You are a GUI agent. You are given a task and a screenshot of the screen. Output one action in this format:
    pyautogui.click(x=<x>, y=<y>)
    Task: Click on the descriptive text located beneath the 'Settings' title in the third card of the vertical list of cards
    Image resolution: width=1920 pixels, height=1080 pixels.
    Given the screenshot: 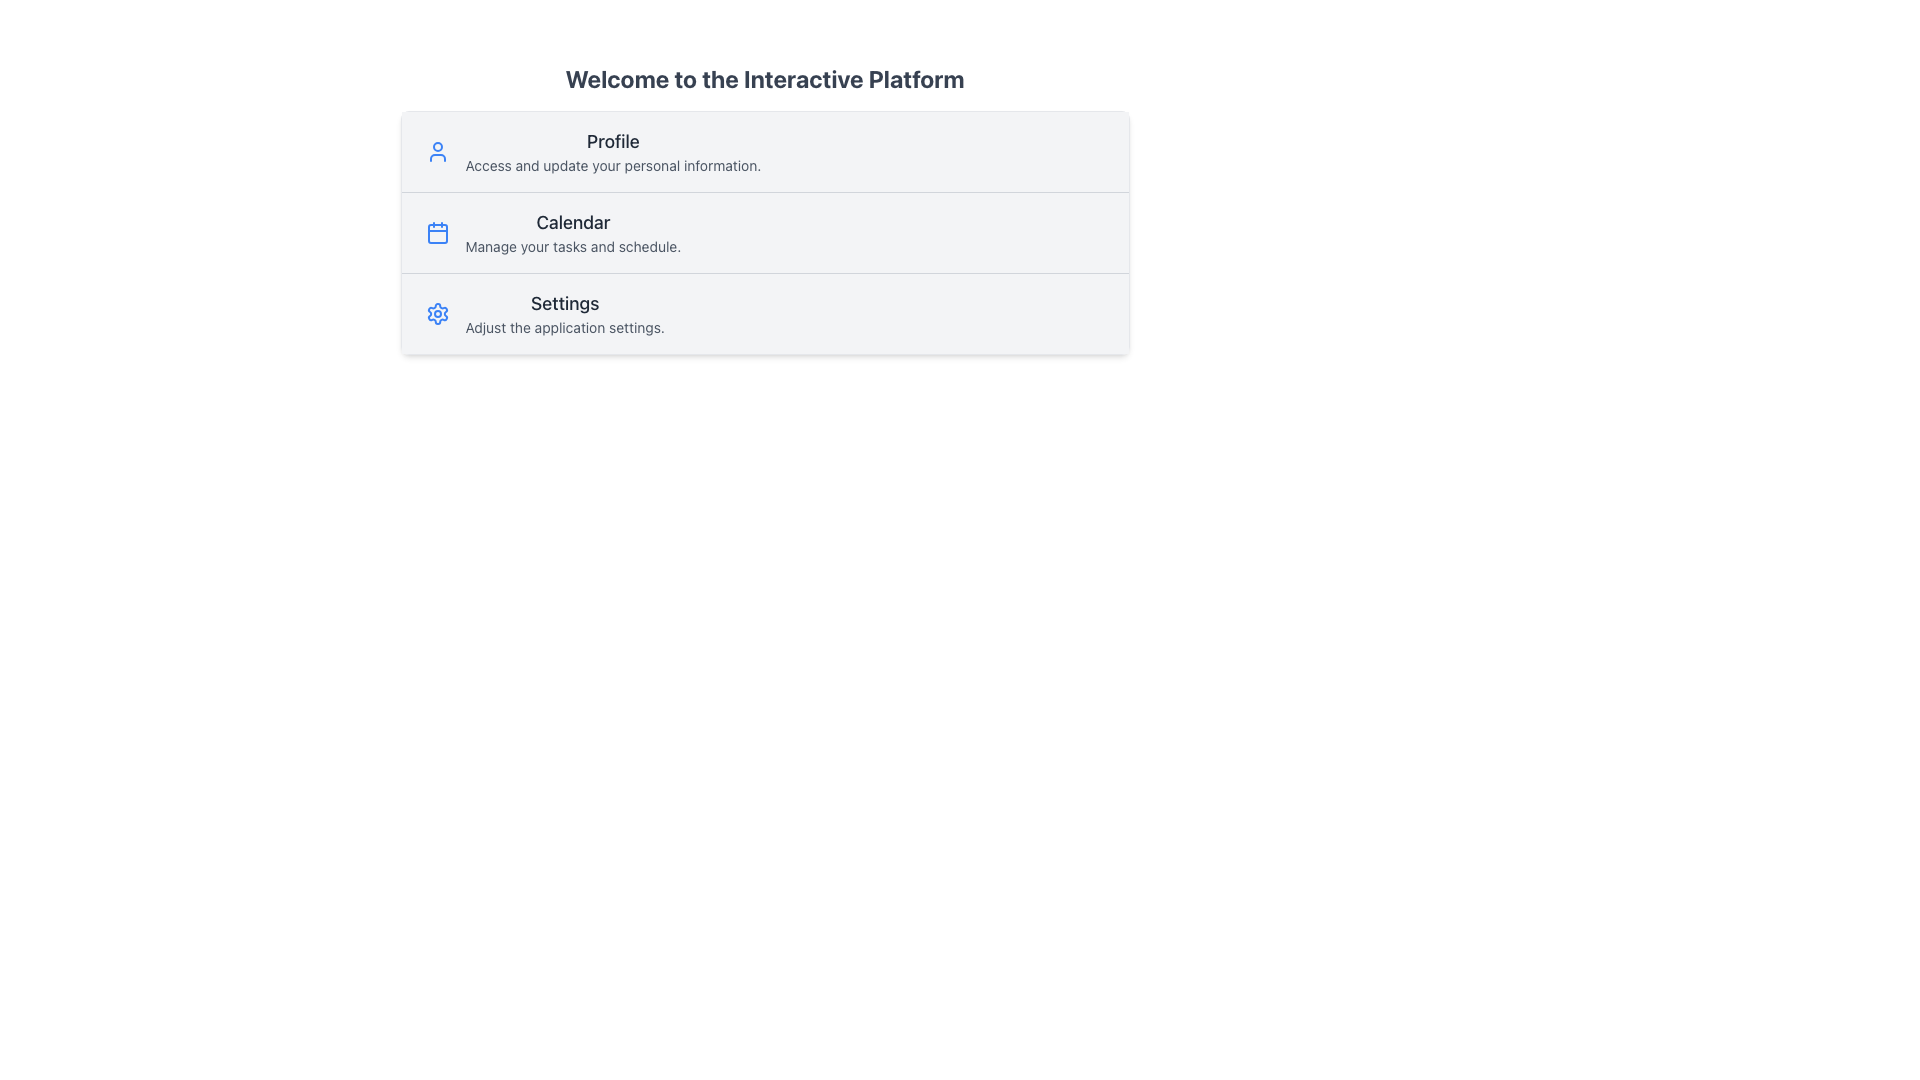 What is the action you would take?
    pyautogui.click(x=564, y=326)
    